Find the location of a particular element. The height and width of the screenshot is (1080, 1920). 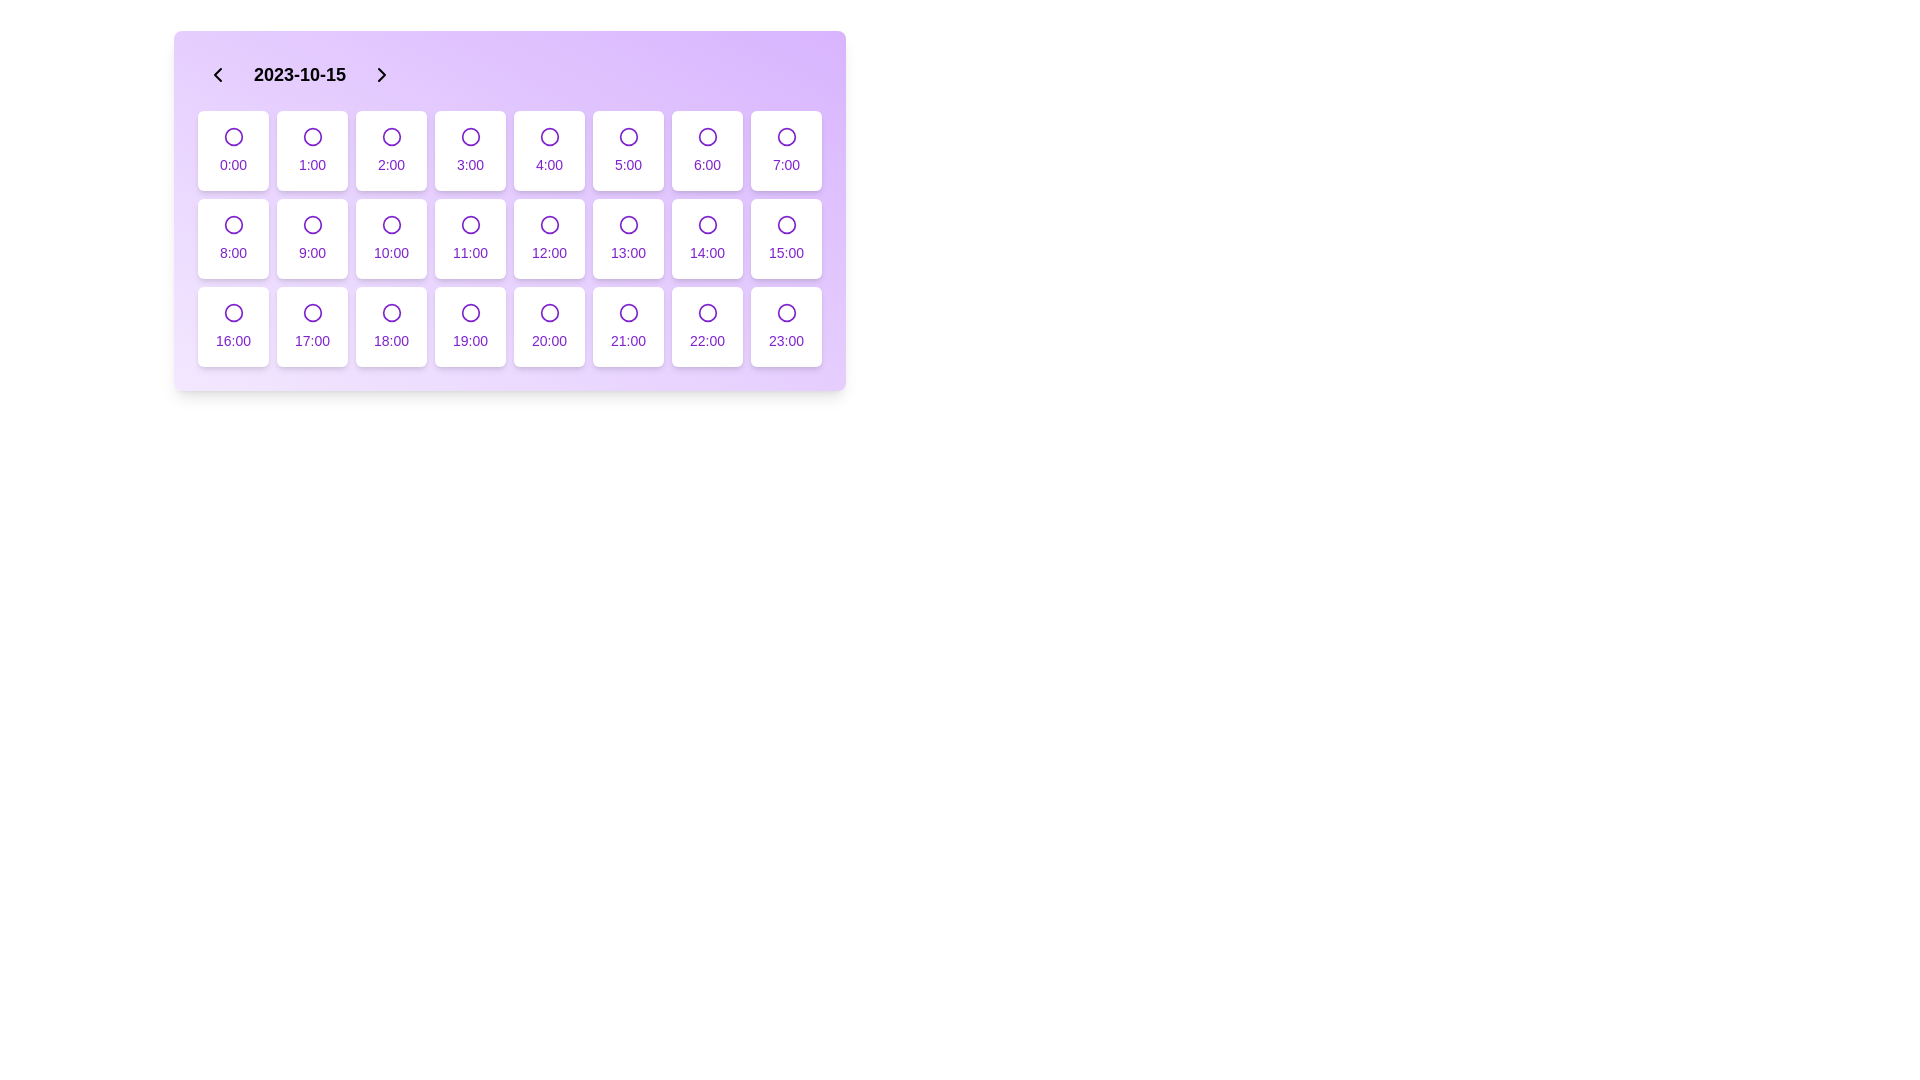

the circular marker indicating the '18:00' time slot located in the fourth row and third column of the time slot grid is located at coordinates (391, 312).